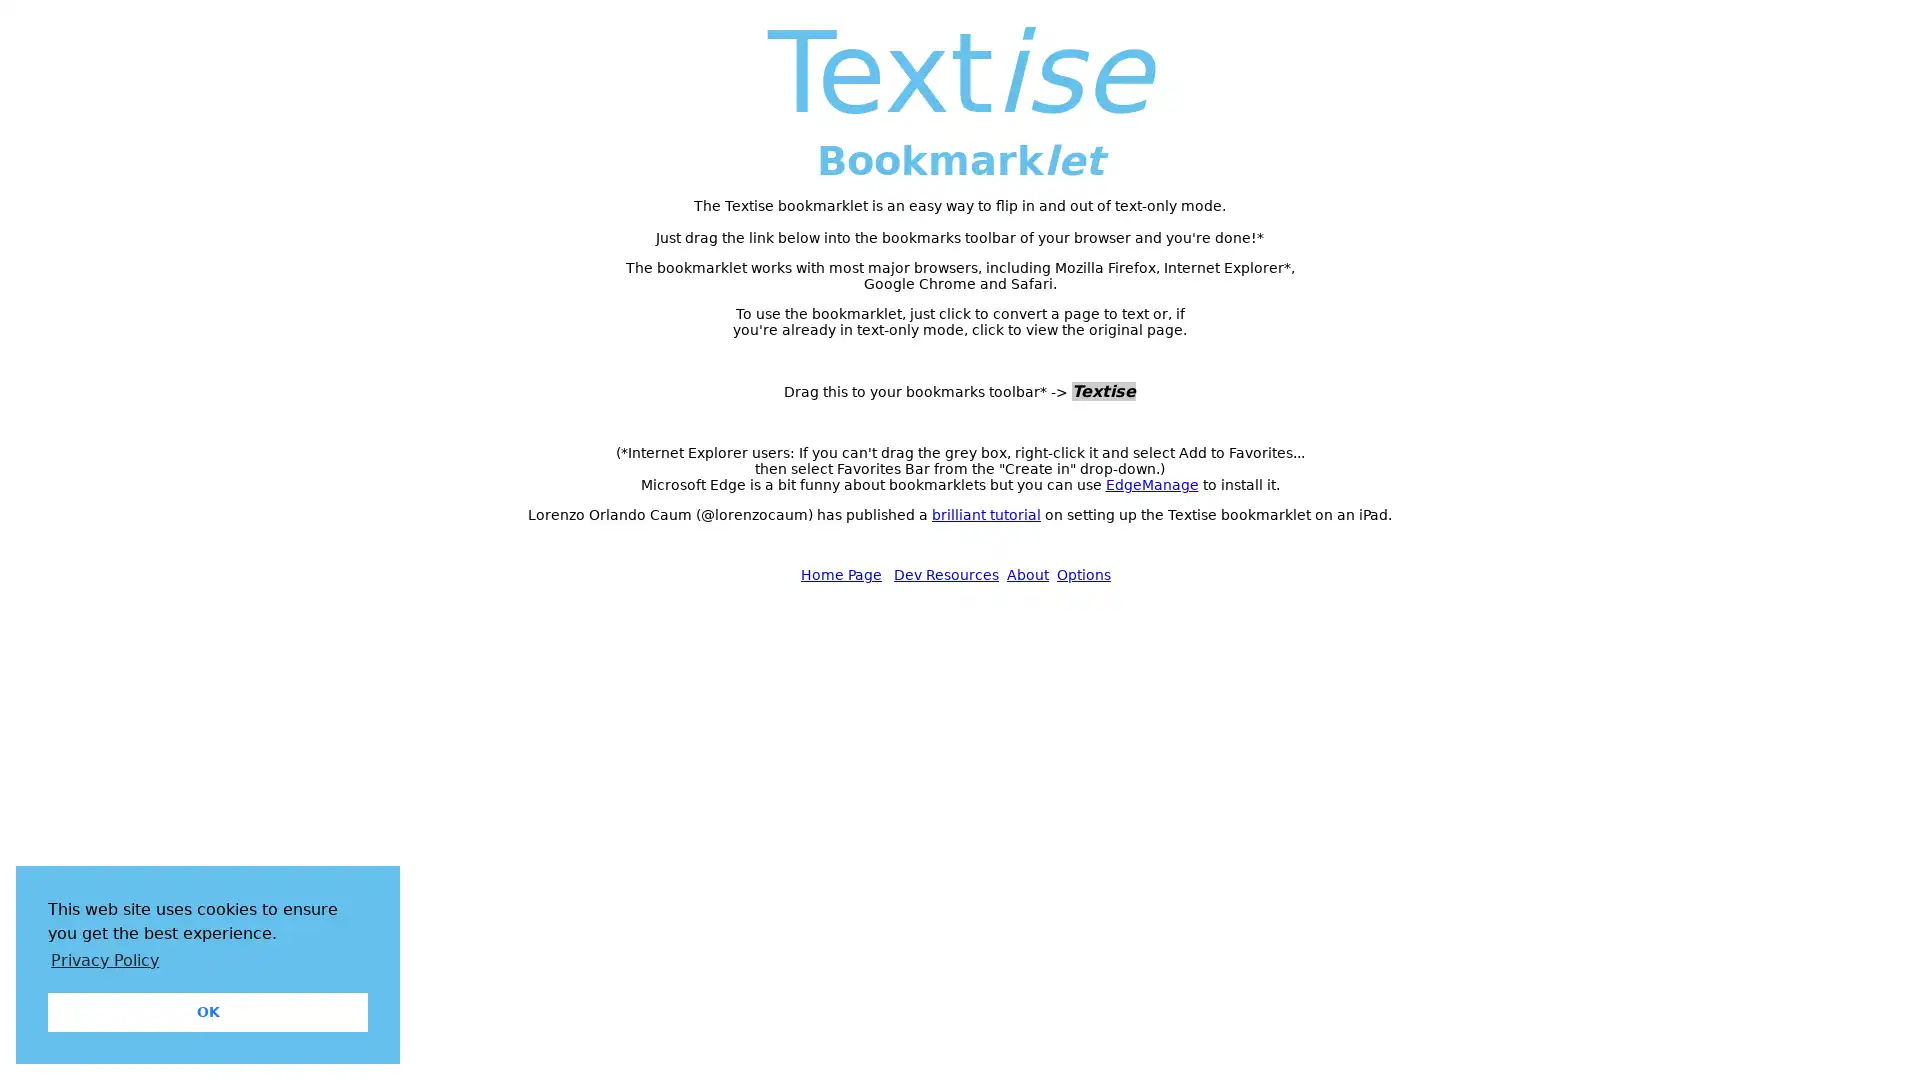  What do you see at coordinates (207, 1011) in the screenshot?
I see `dismiss cookie message` at bounding box center [207, 1011].